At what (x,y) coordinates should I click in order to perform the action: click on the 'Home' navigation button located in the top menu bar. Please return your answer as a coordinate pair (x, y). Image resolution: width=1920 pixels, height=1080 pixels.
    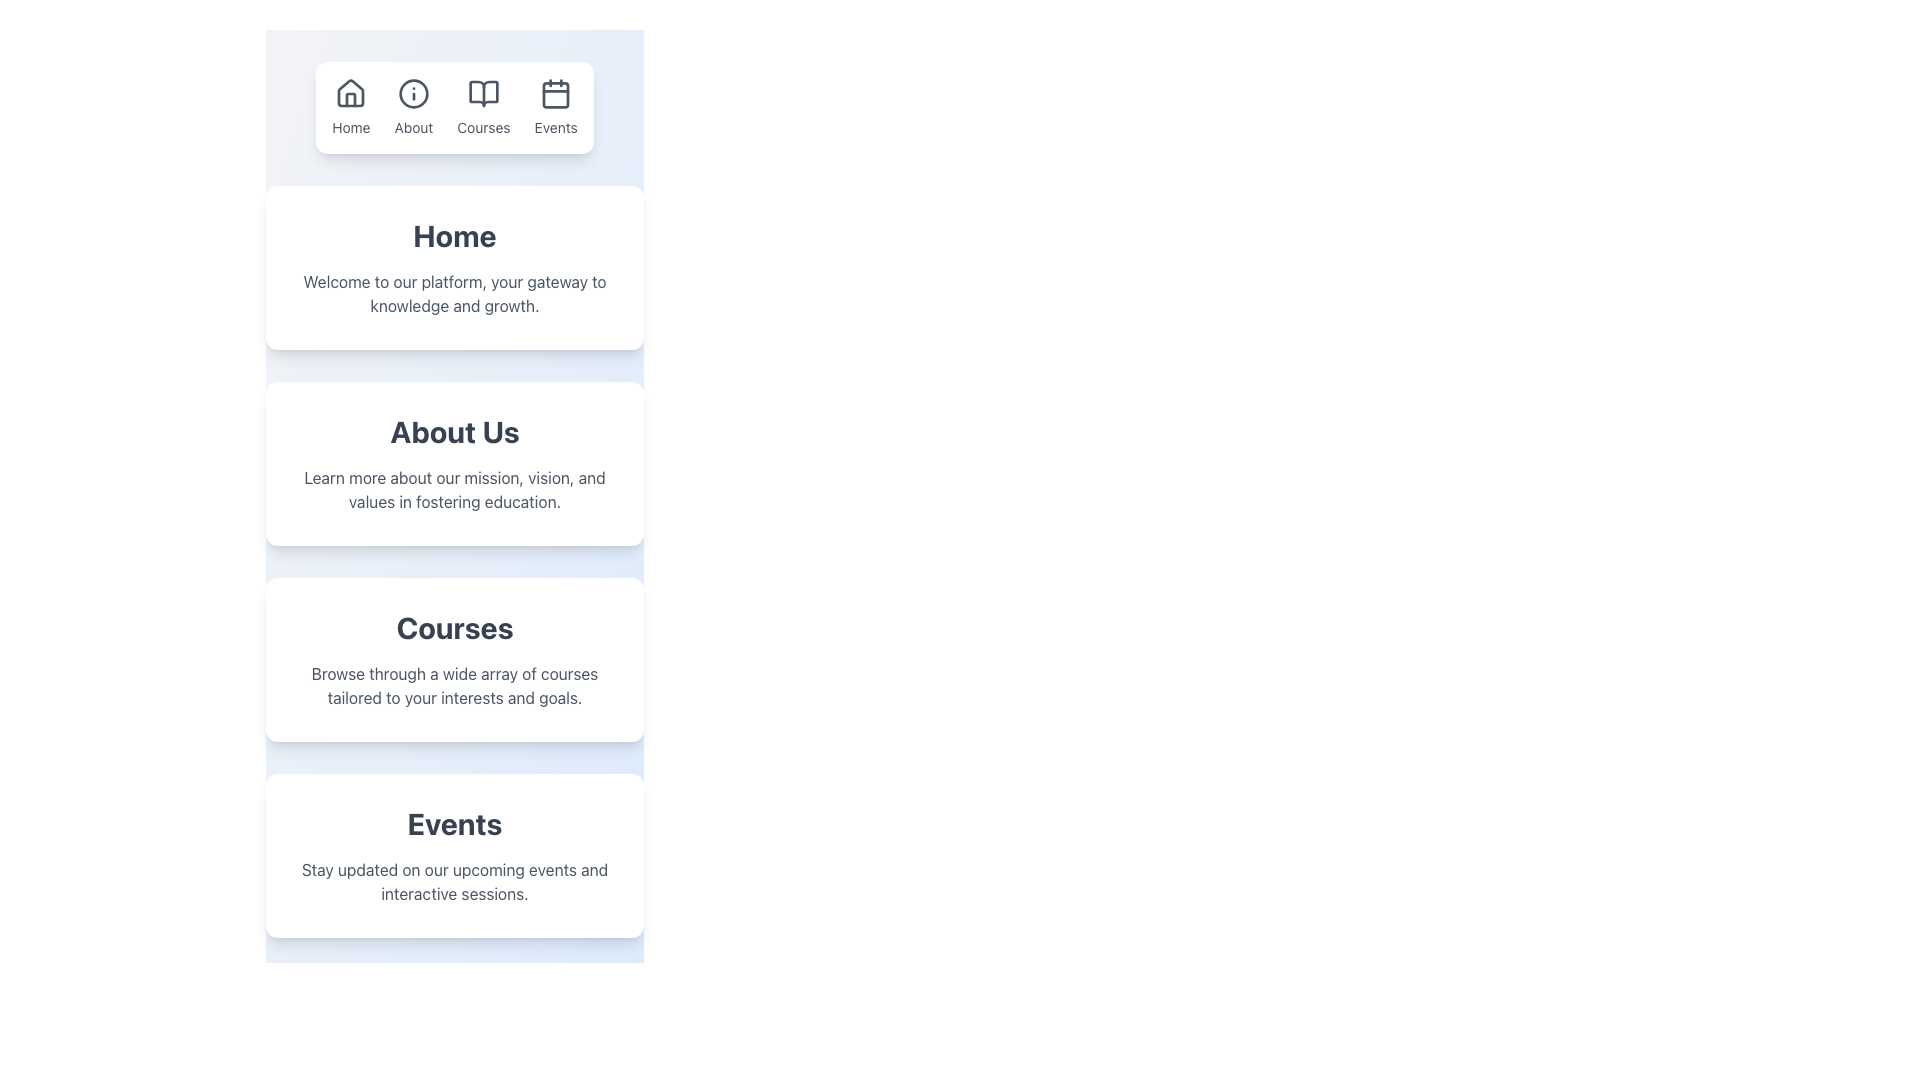
    Looking at the image, I should click on (351, 108).